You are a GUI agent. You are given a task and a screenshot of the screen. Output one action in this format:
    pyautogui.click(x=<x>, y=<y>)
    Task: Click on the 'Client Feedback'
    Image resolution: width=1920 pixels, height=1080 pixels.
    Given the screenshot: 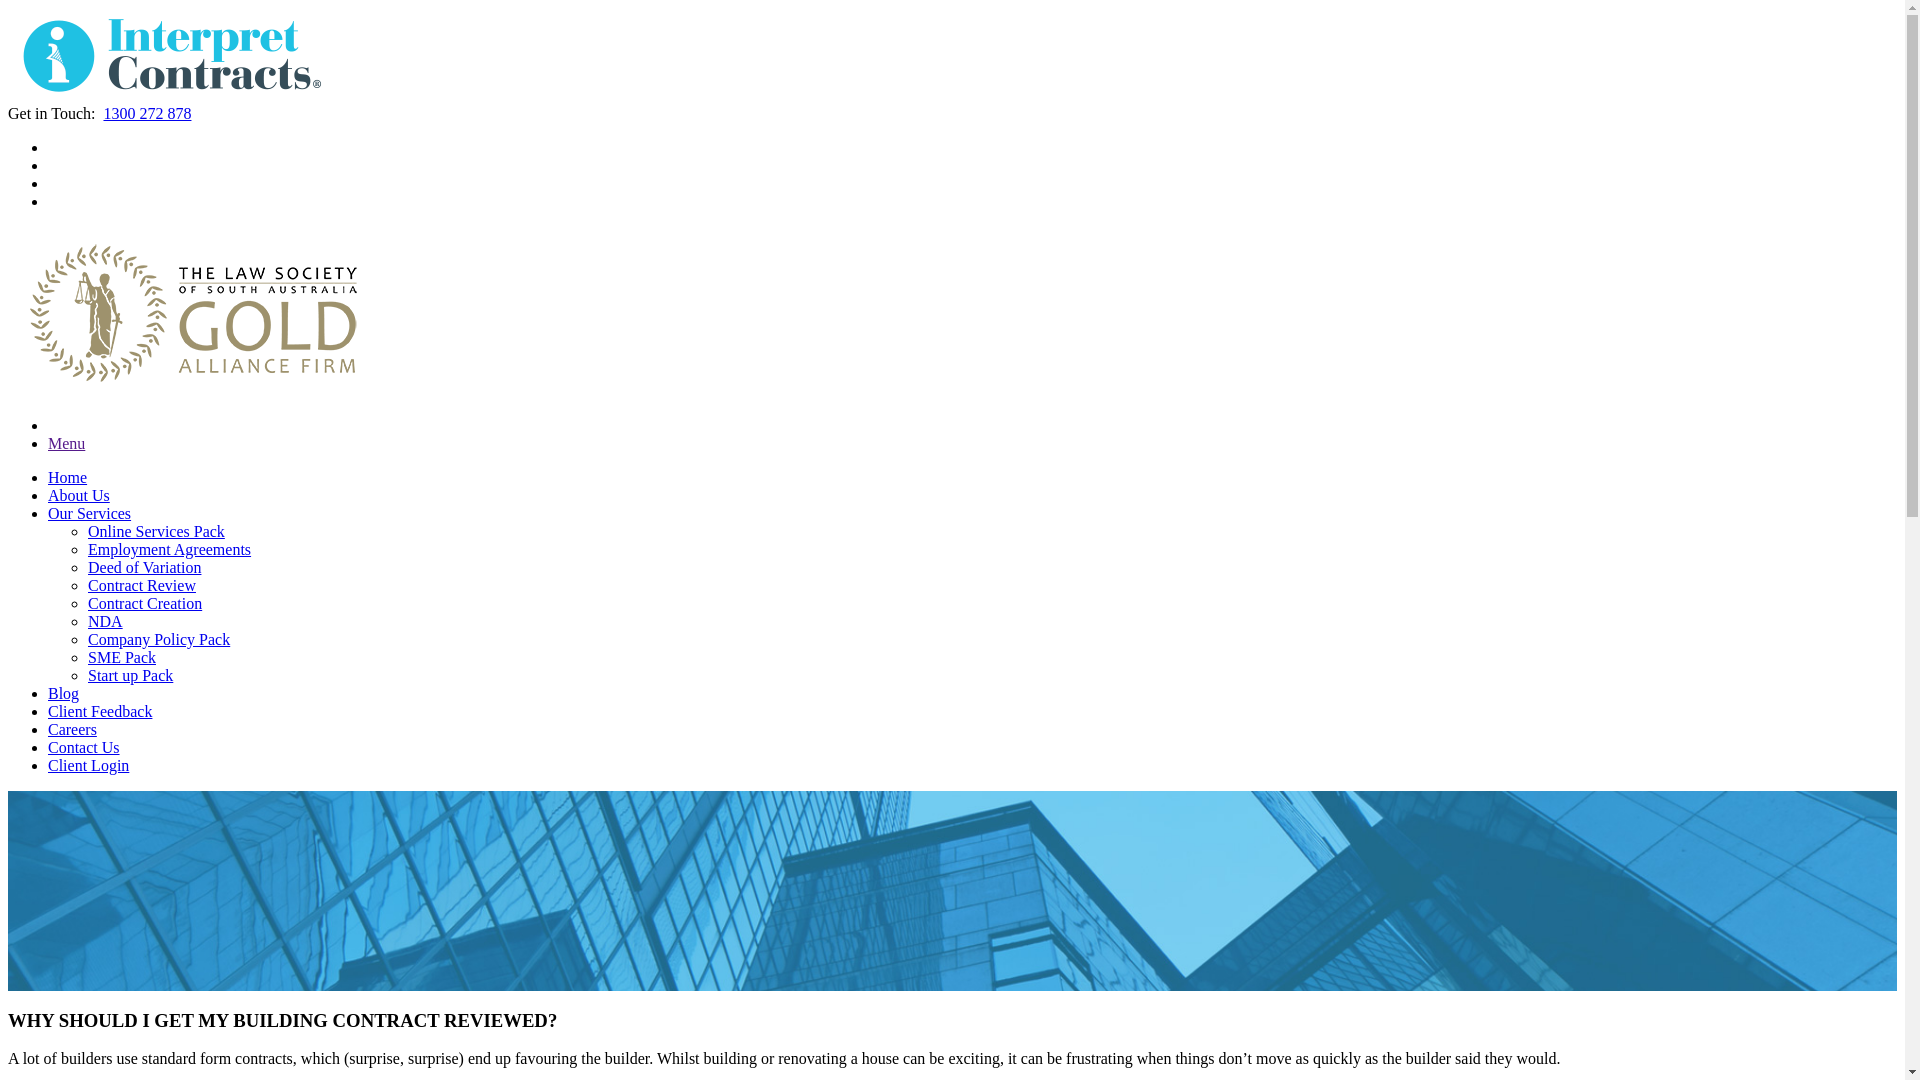 What is the action you would take?
    pyautogui.click(x=99, y=710)
    